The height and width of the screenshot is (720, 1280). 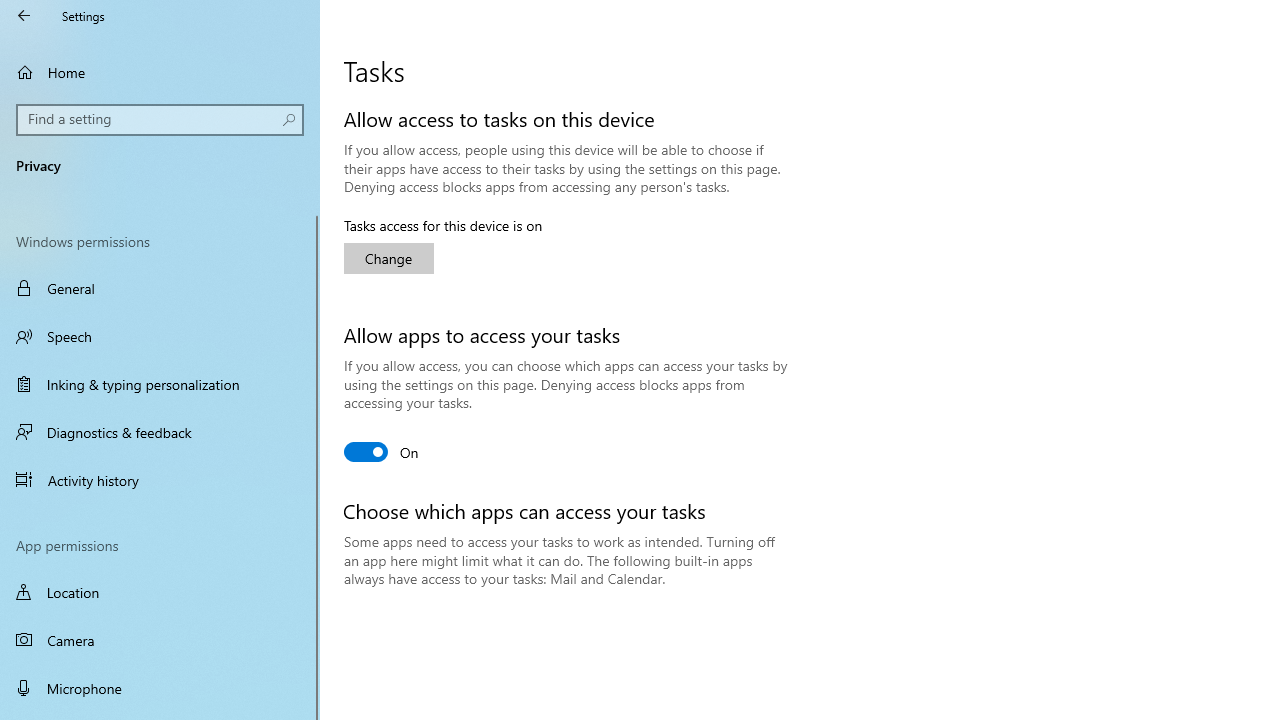 What do you see at coordinates (24, 15) in the screenshot?
I see `'Back'` at bounding box center [24, 15].